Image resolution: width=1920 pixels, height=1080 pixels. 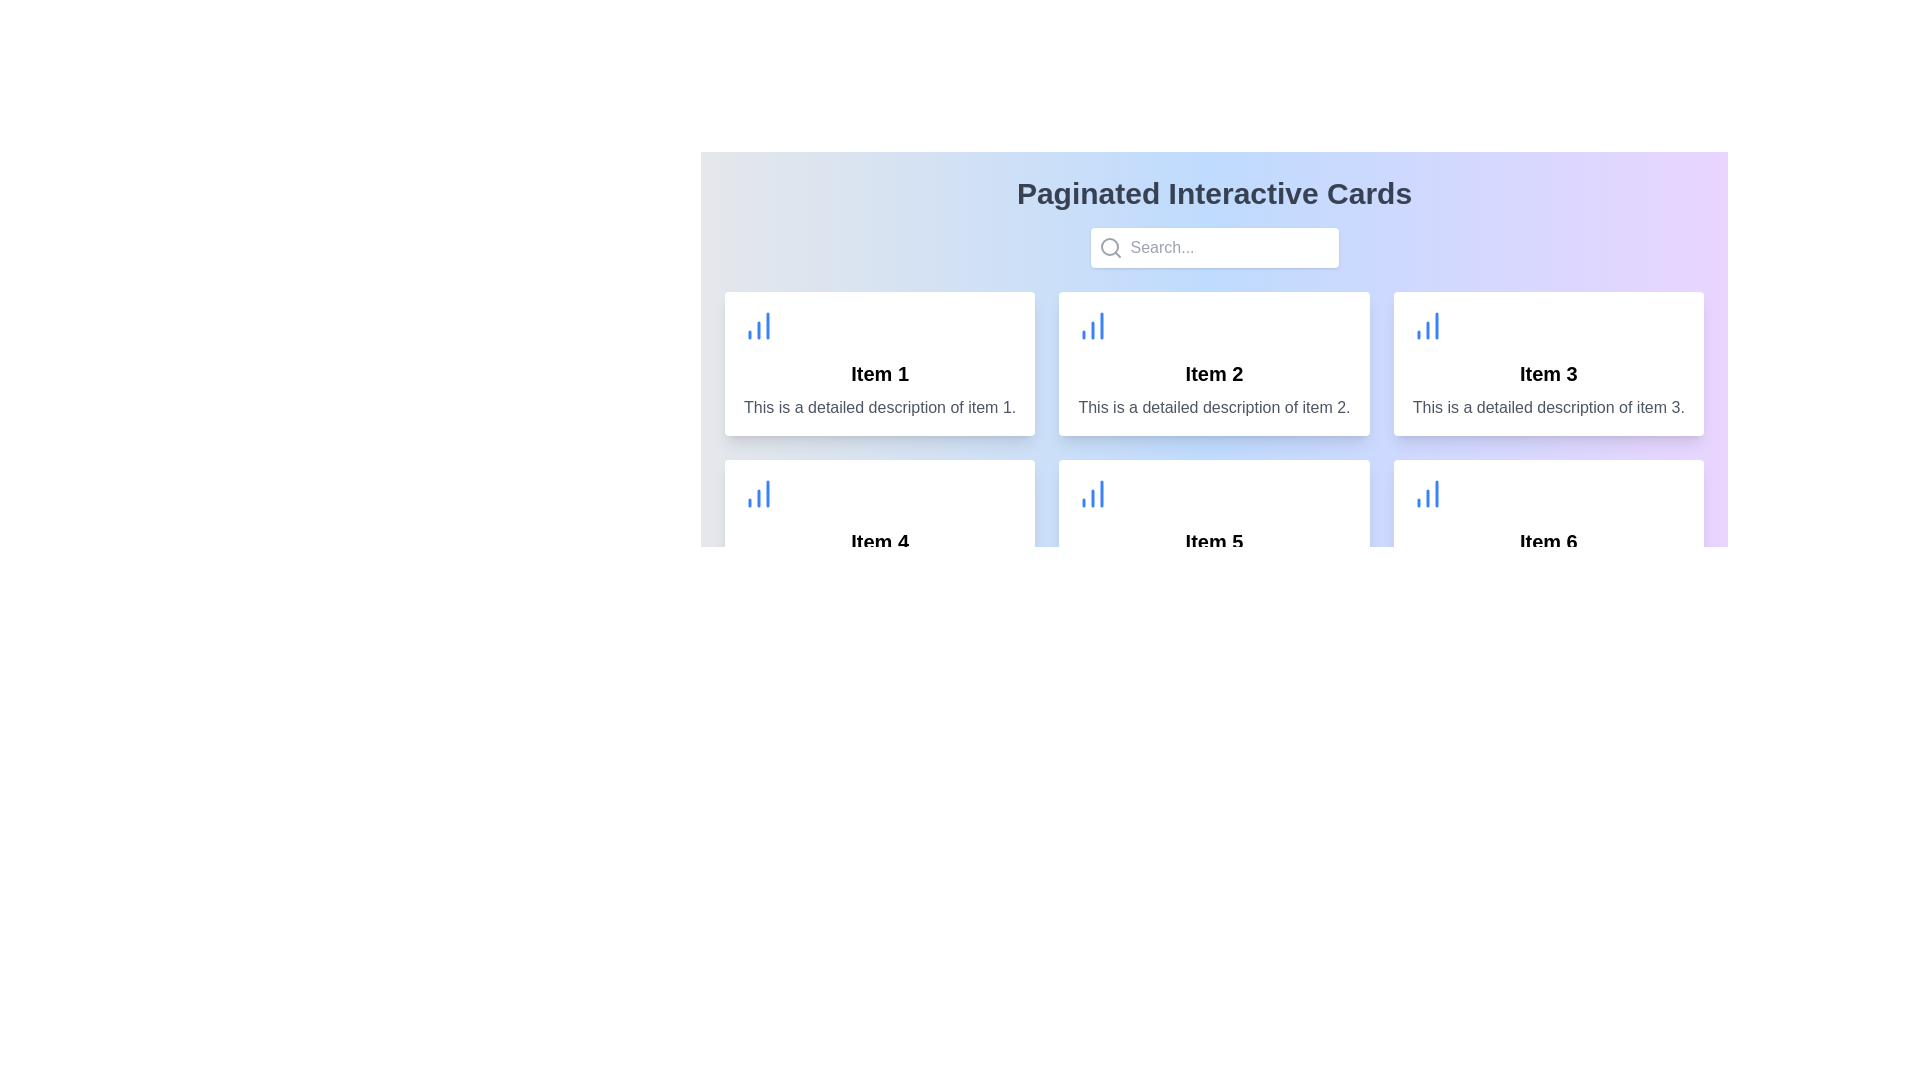 What do you see at coordinates (880, 407) in the screenshot?
I see `descriptive text located within the first card in the grid, situated directly below the title 'Item 1'` at bounding box center [880, 407].